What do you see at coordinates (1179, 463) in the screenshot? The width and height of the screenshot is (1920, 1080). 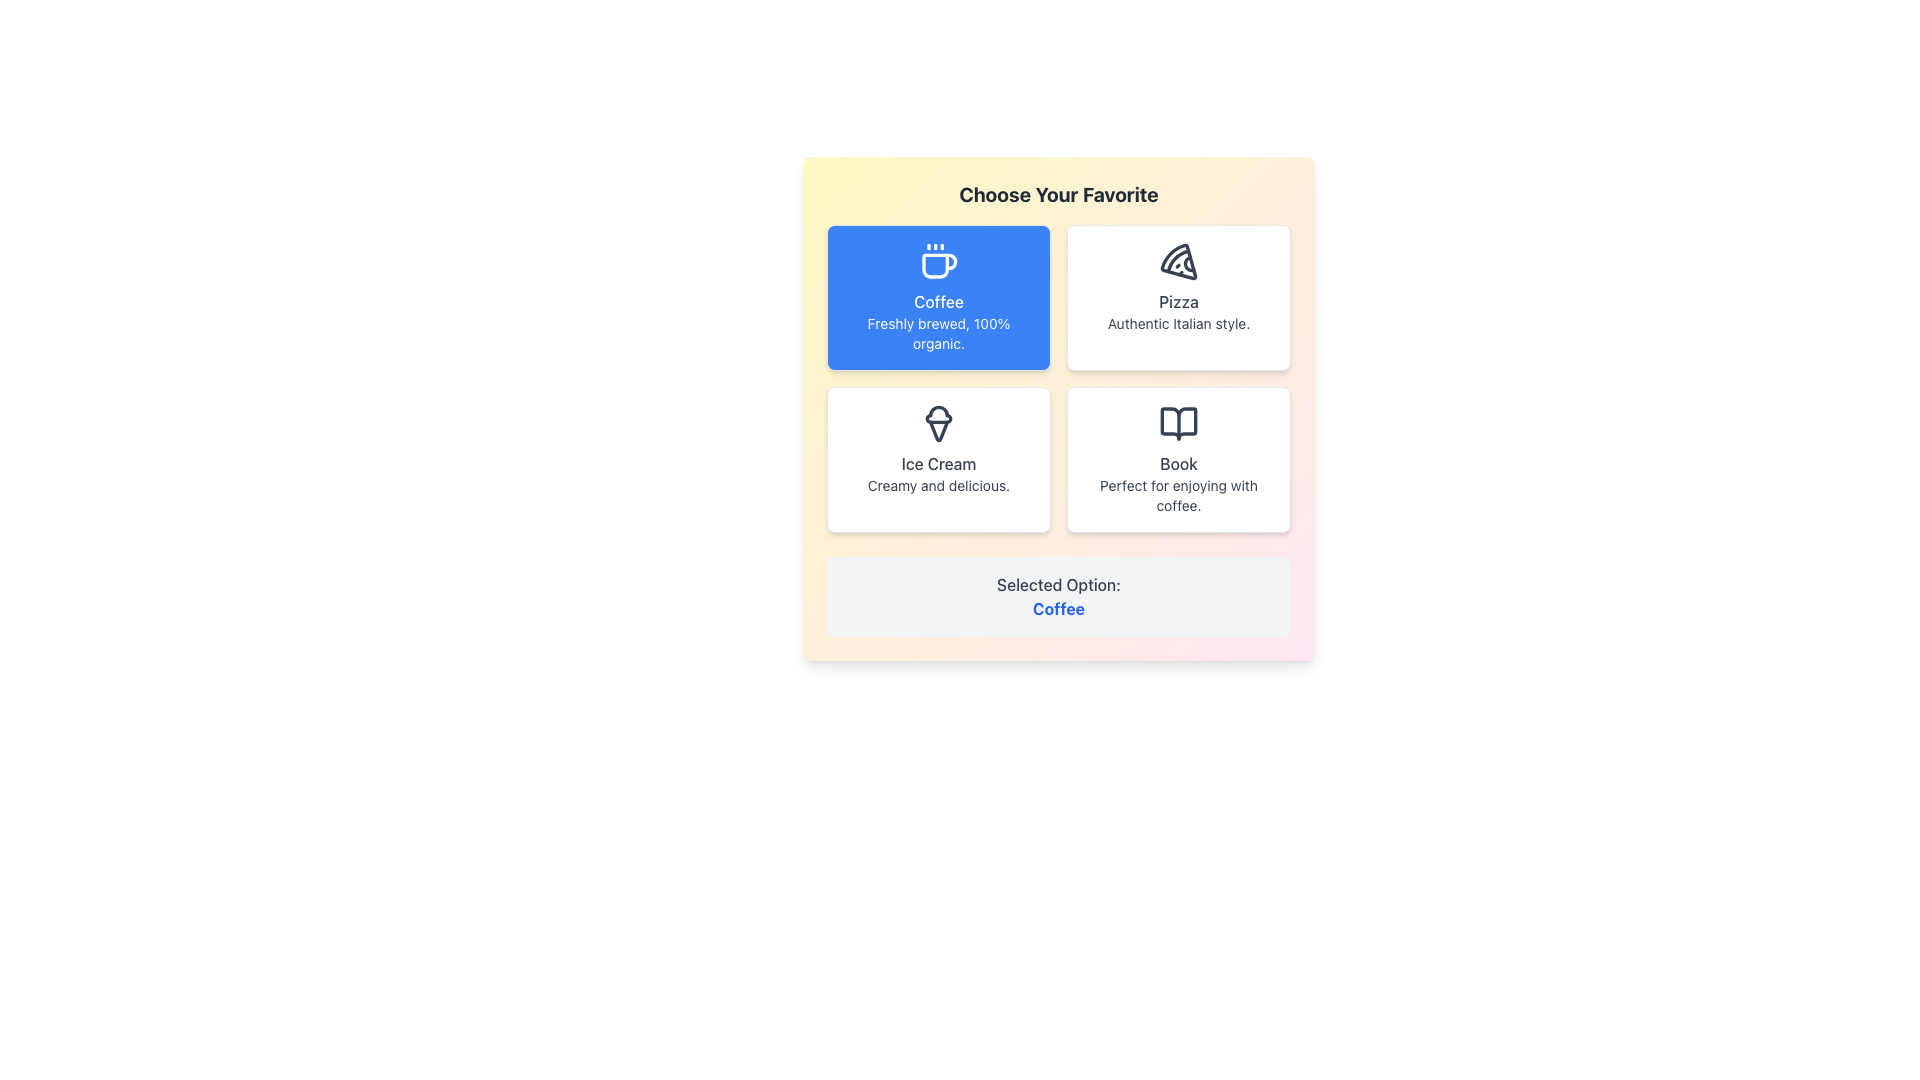 I see `textual label displaying the word 'Book', which is styled in a darker color and located below an open book icon in the bottom-right card of a grid layout` at bounding box center [1179, 463].